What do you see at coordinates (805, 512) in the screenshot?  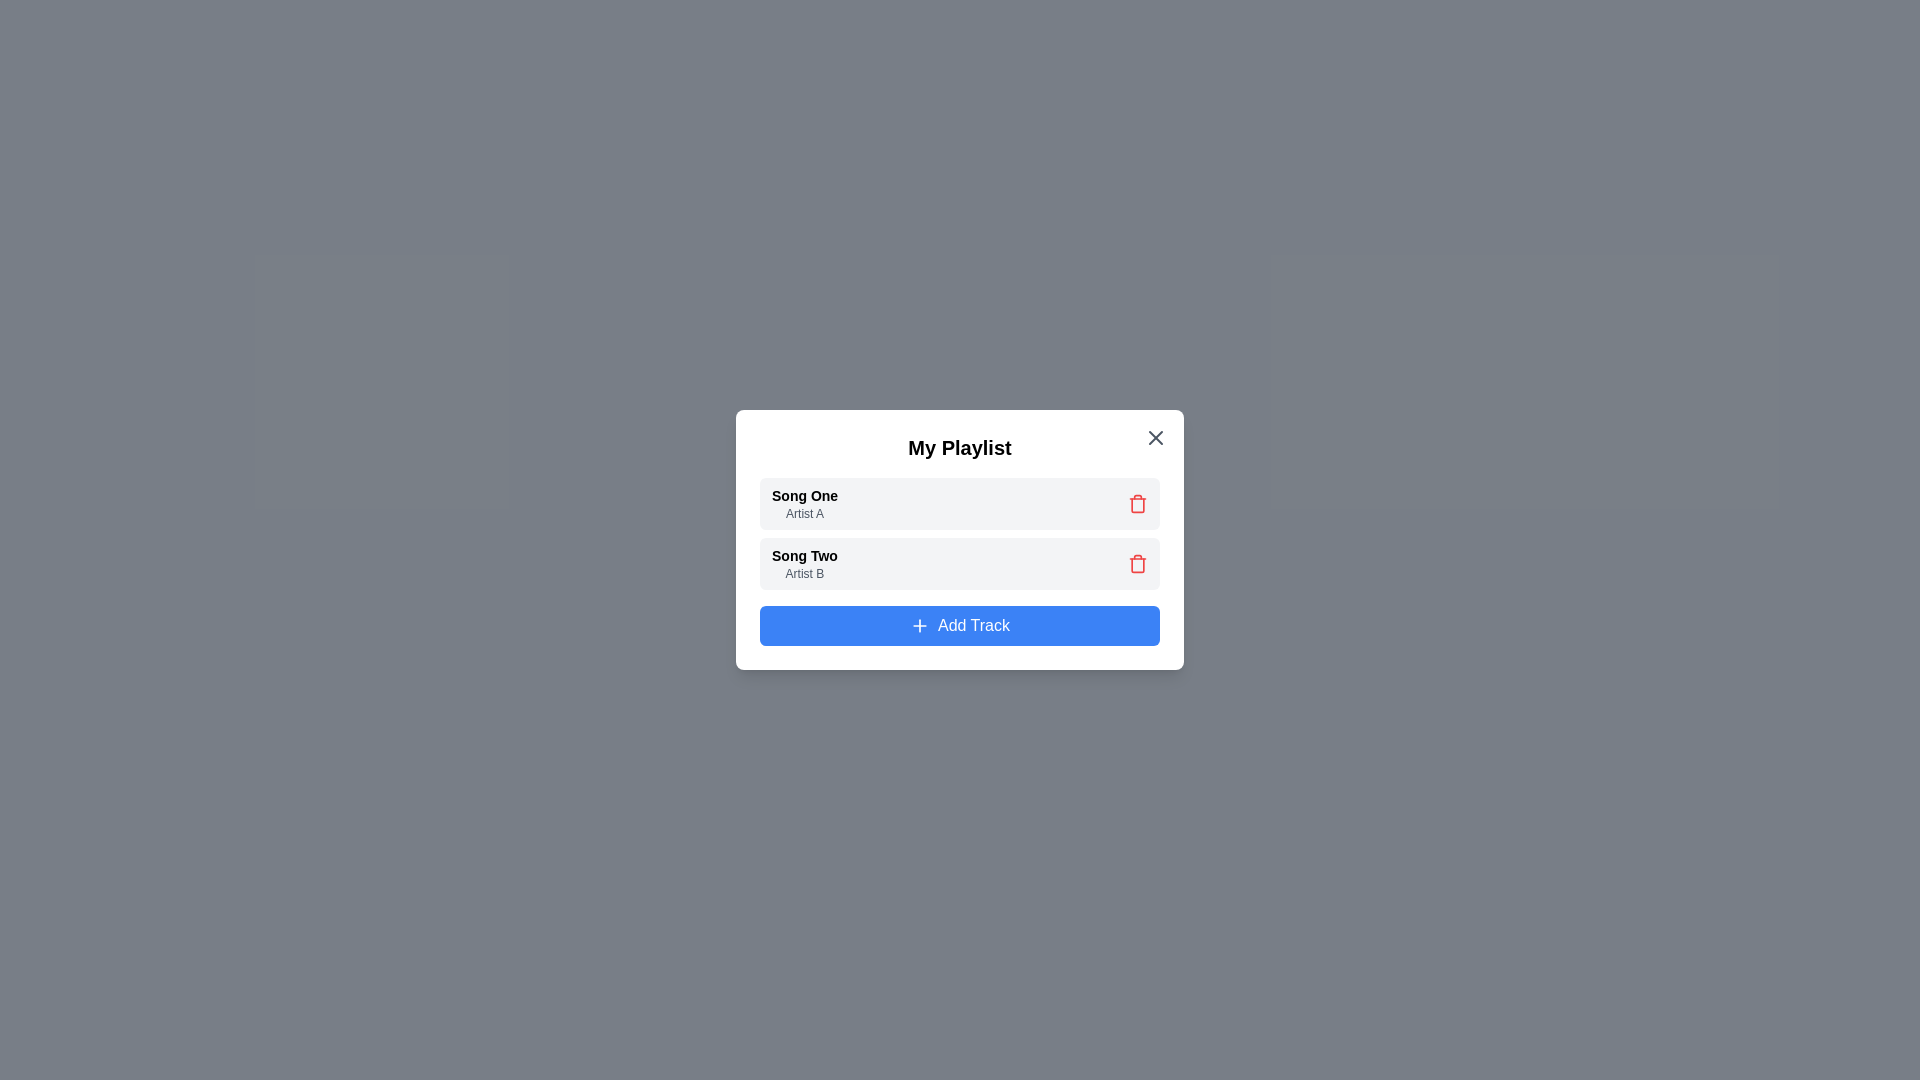 I see `the text label that identifies the artist associated with the song titled 'Song One', located below the bold title within the first item in the playlist` at bounding box center [805, 512].